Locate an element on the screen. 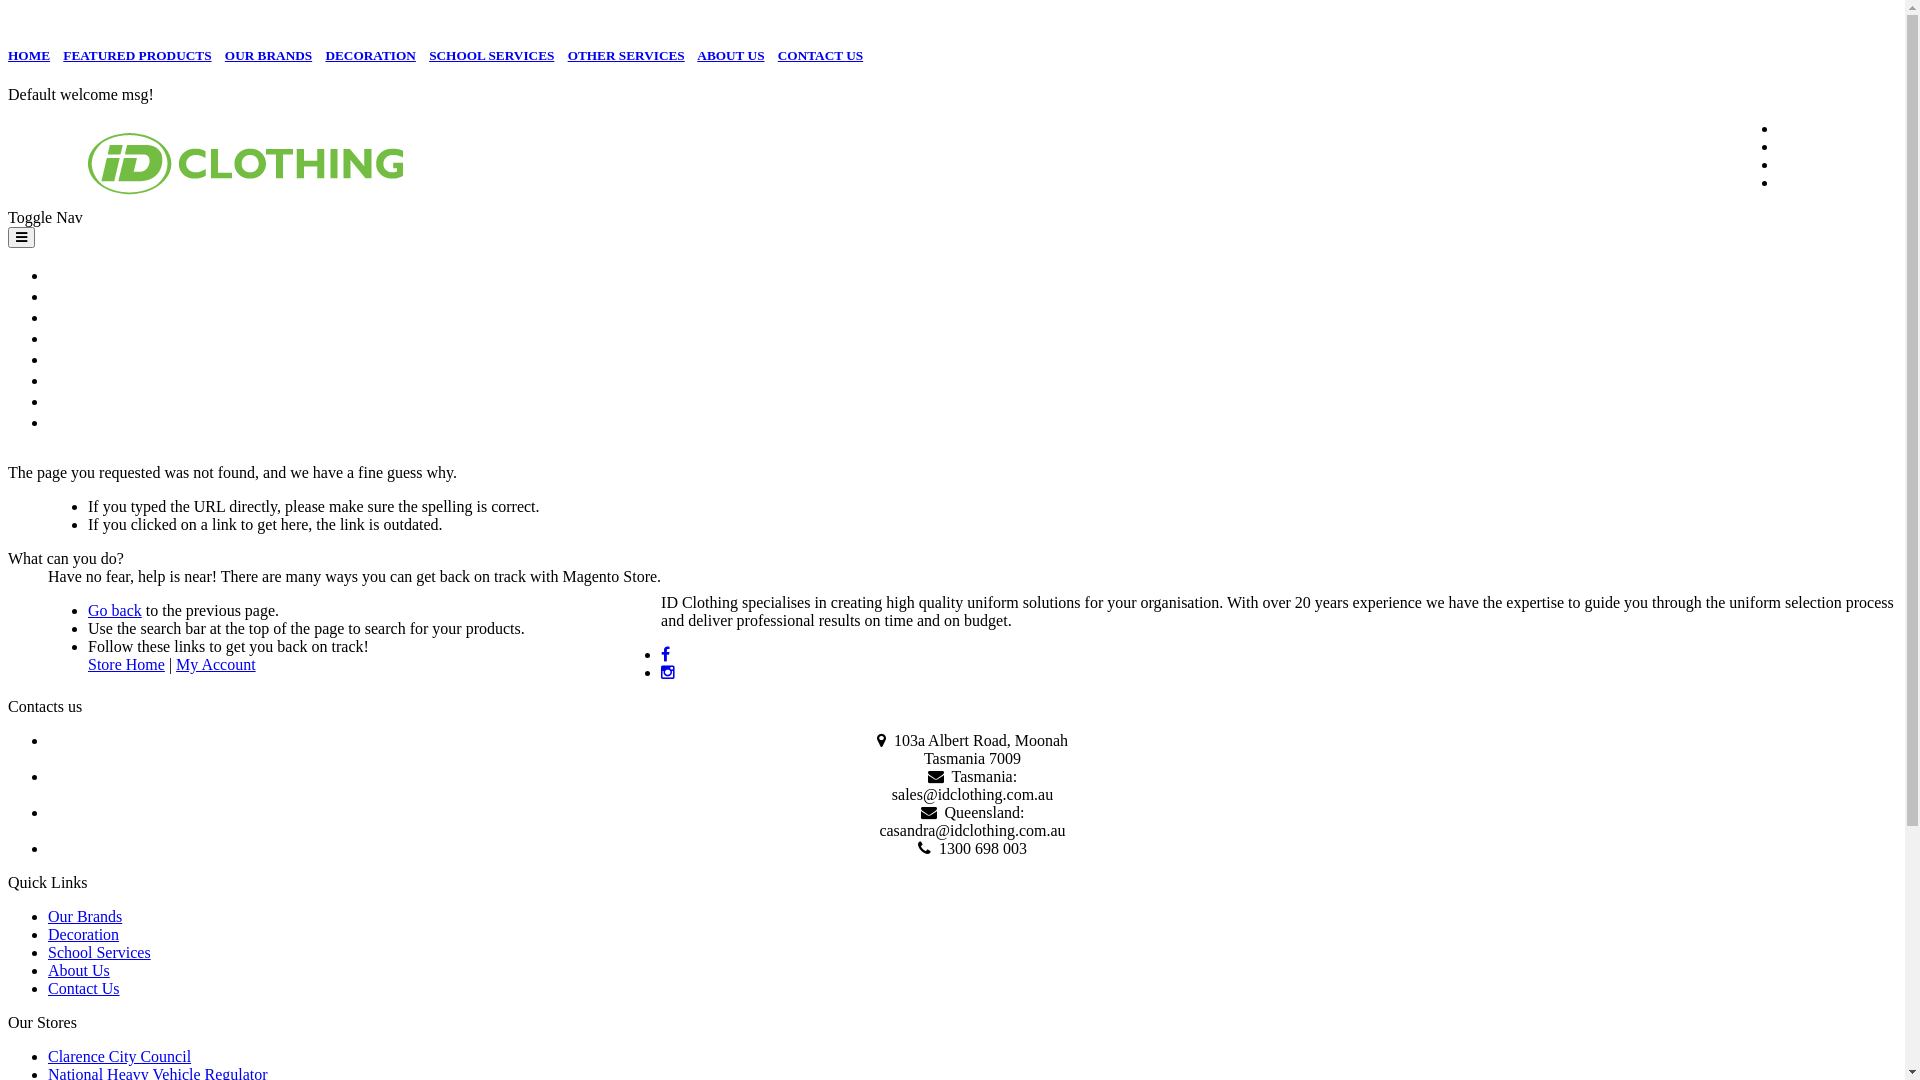 Image resolution: width=1920 pixels, height=1080 pixels. 'School Services' is located at coordinates (98, 951).